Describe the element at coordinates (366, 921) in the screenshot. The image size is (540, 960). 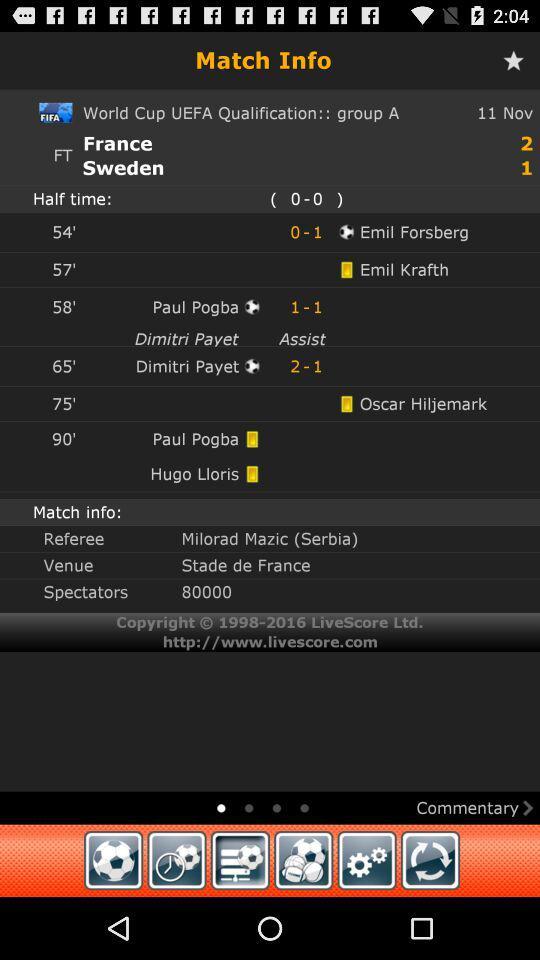
I see `the settings icon` at that location.